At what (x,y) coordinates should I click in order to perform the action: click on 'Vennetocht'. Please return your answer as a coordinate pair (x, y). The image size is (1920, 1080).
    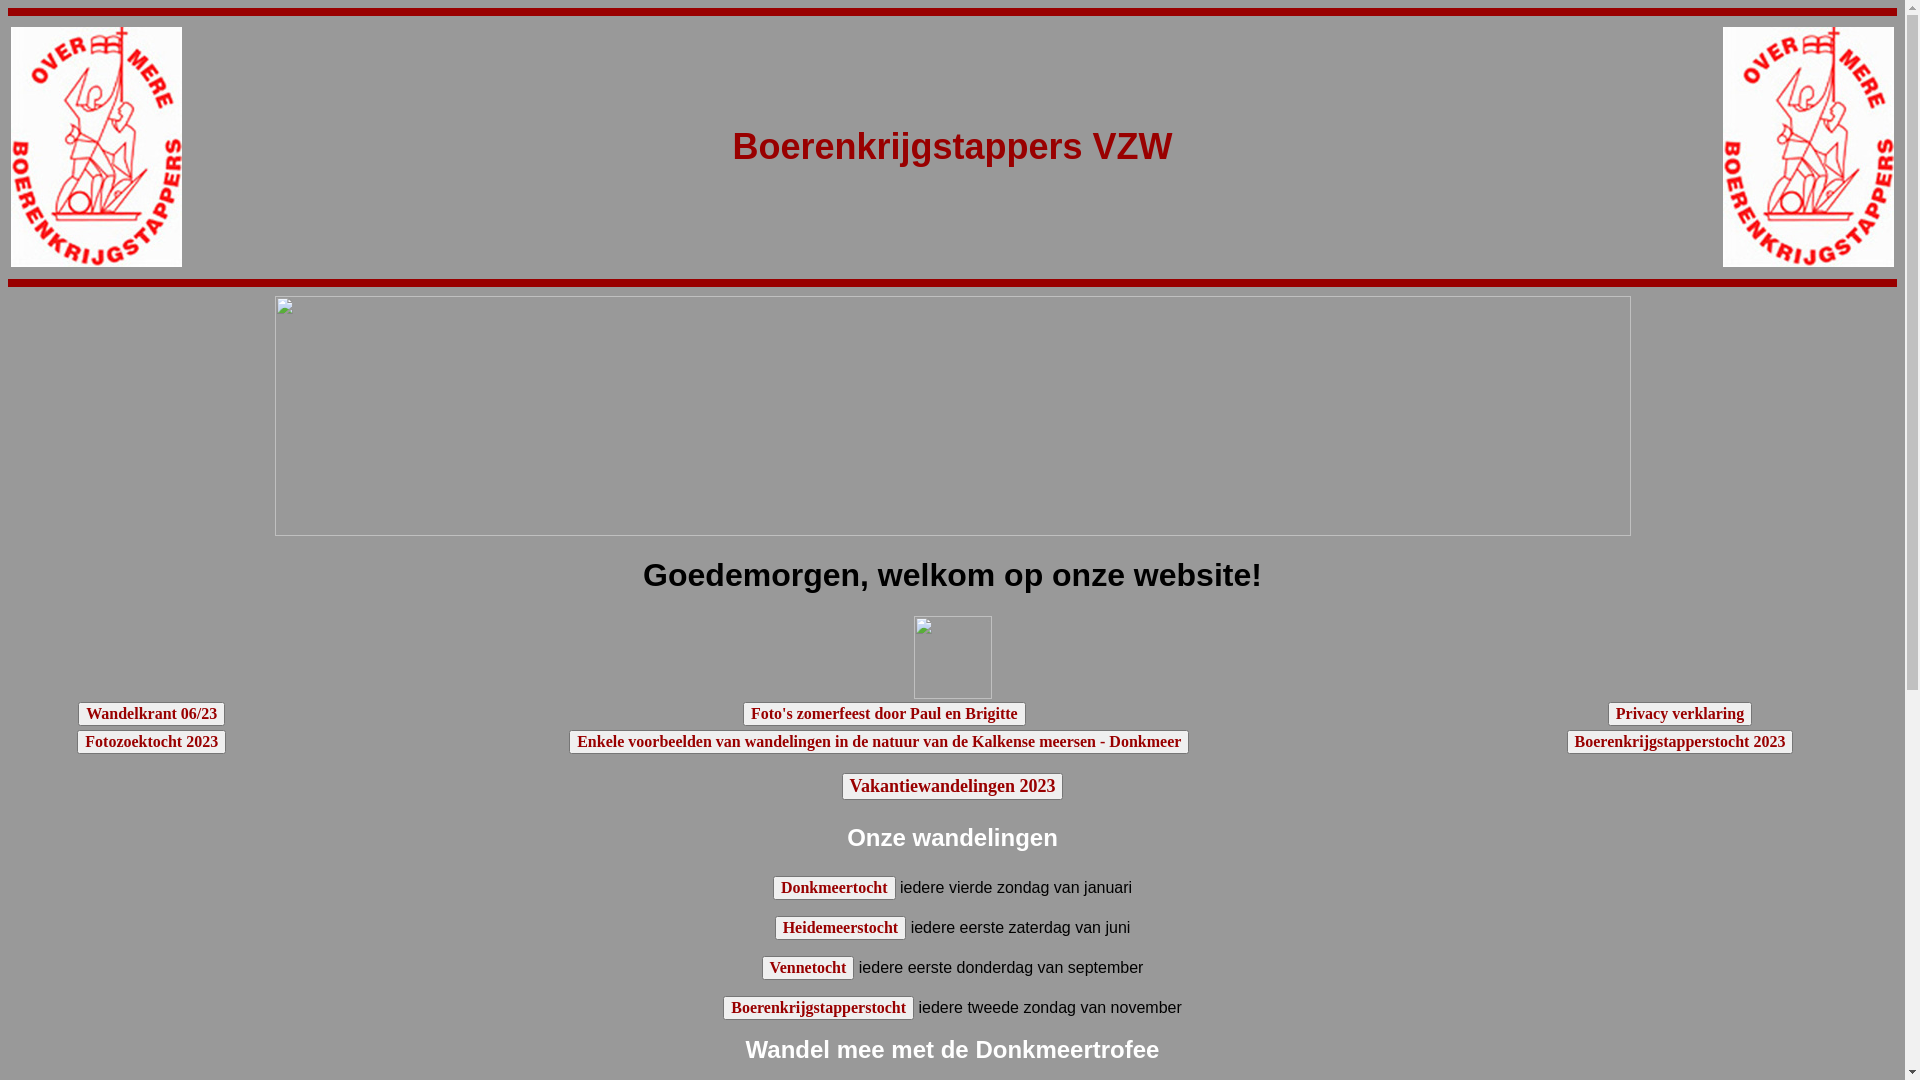
    Looking at the image, I should click on (761, 967).